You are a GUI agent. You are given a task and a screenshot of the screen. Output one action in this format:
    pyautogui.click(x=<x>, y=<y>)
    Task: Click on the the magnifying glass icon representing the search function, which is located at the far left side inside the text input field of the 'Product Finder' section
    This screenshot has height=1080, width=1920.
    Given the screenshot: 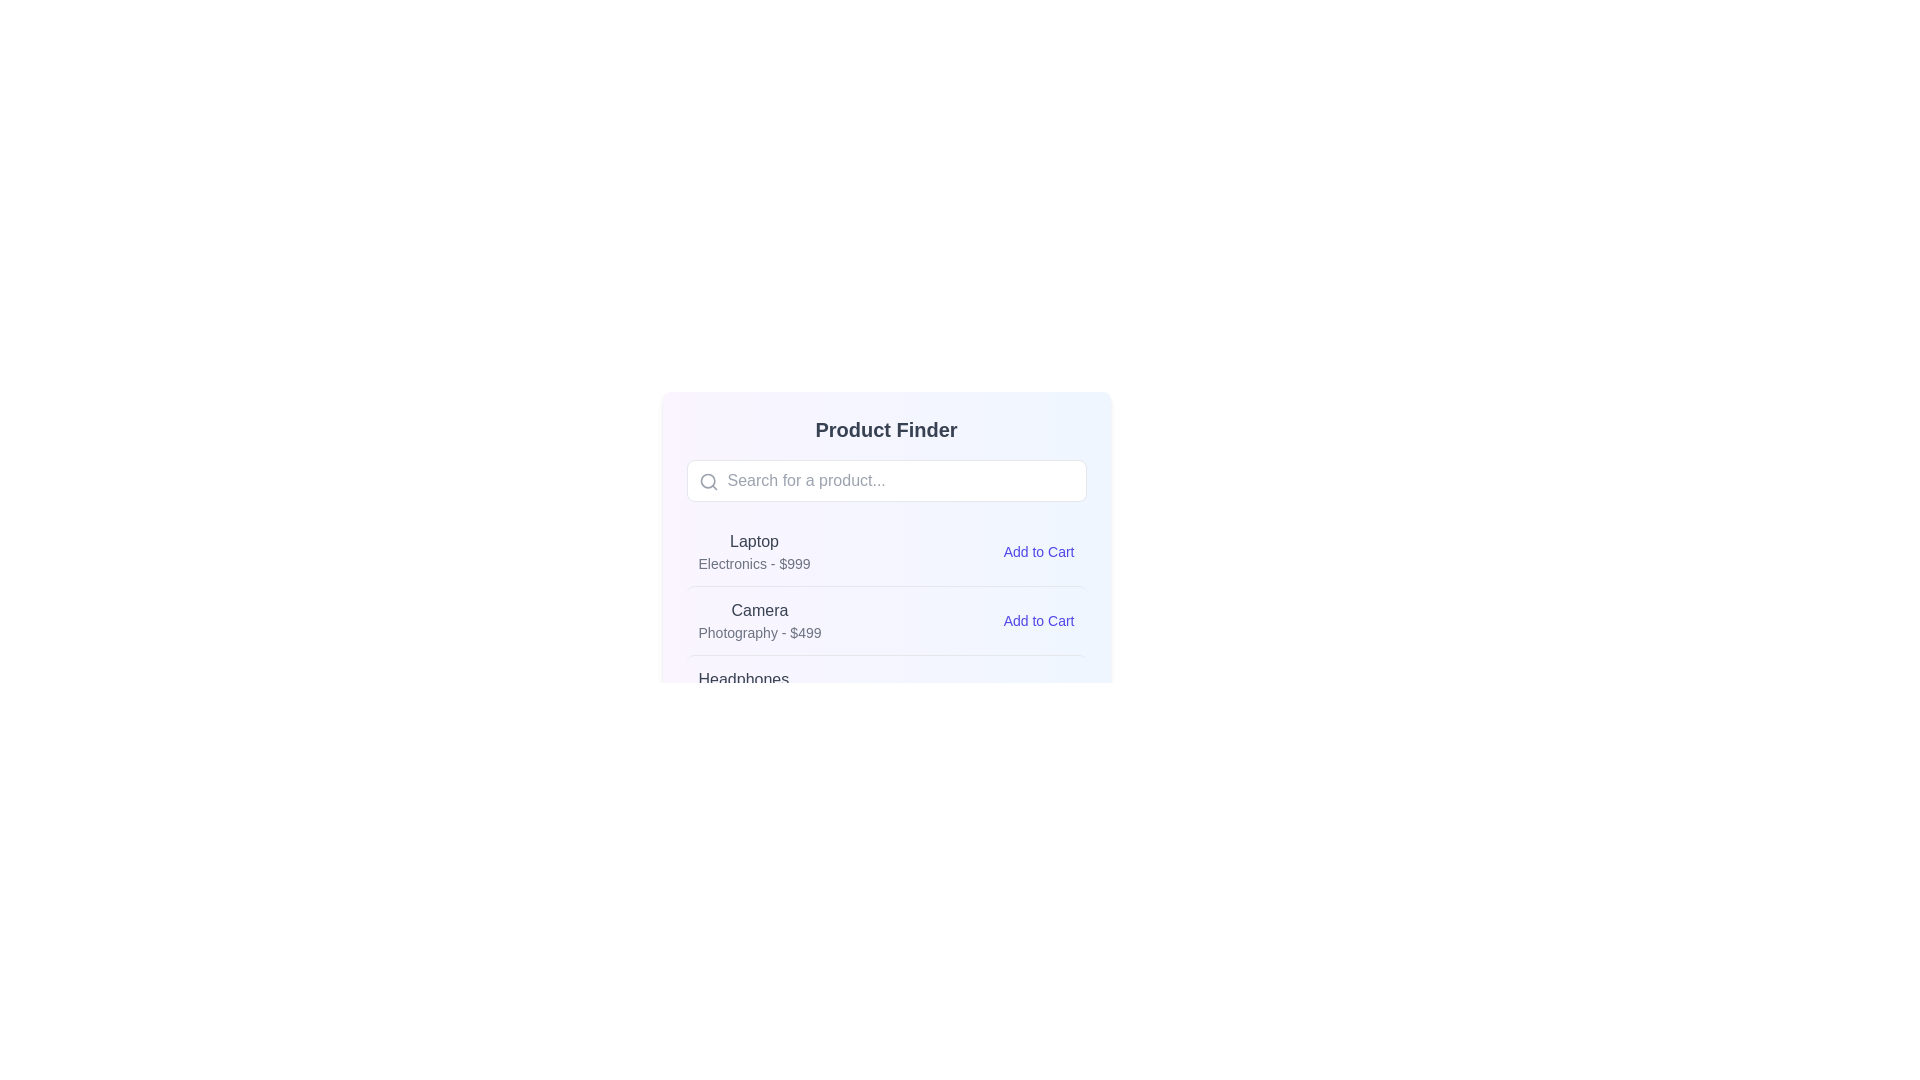 What is the action you would take?
    pyautogui.click(x=708, y=482)
    